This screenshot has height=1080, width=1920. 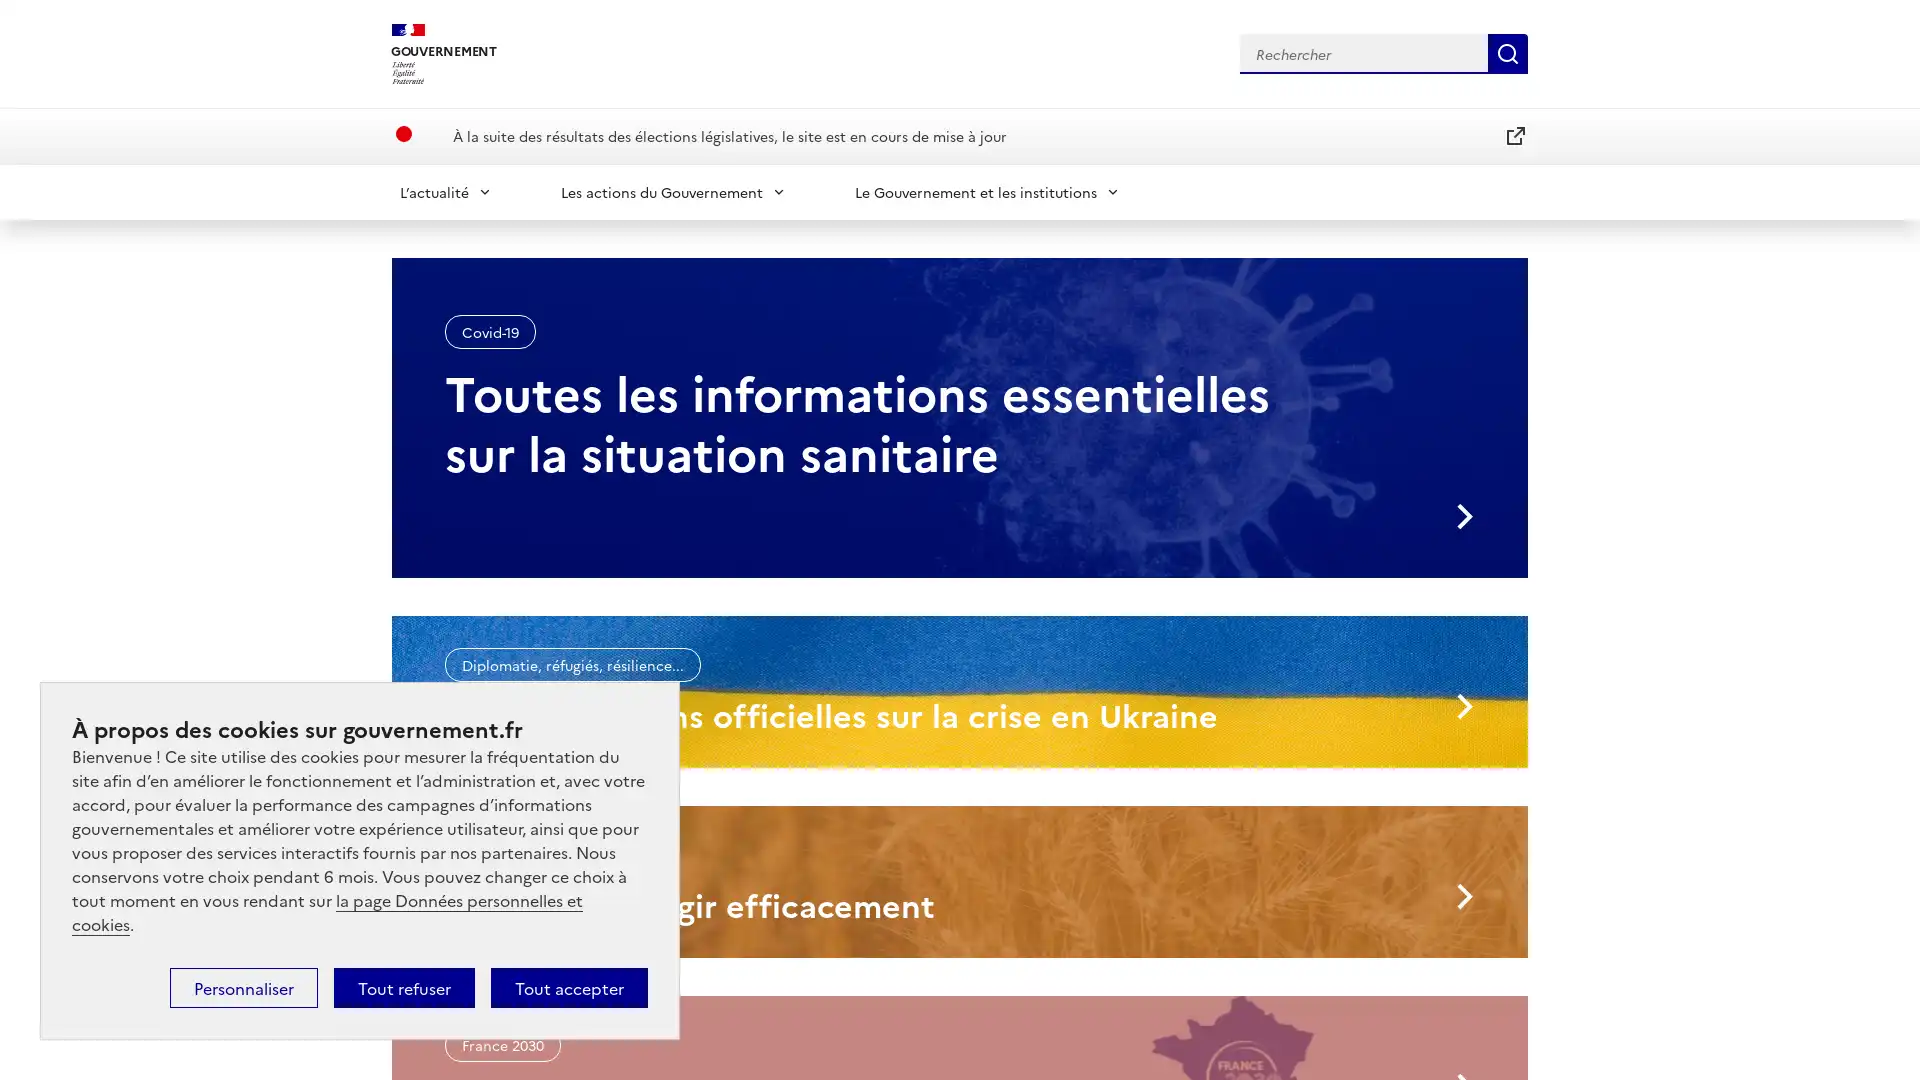 I want to click on Le Gouvernement et les institutions, so click(x=988, y=191).